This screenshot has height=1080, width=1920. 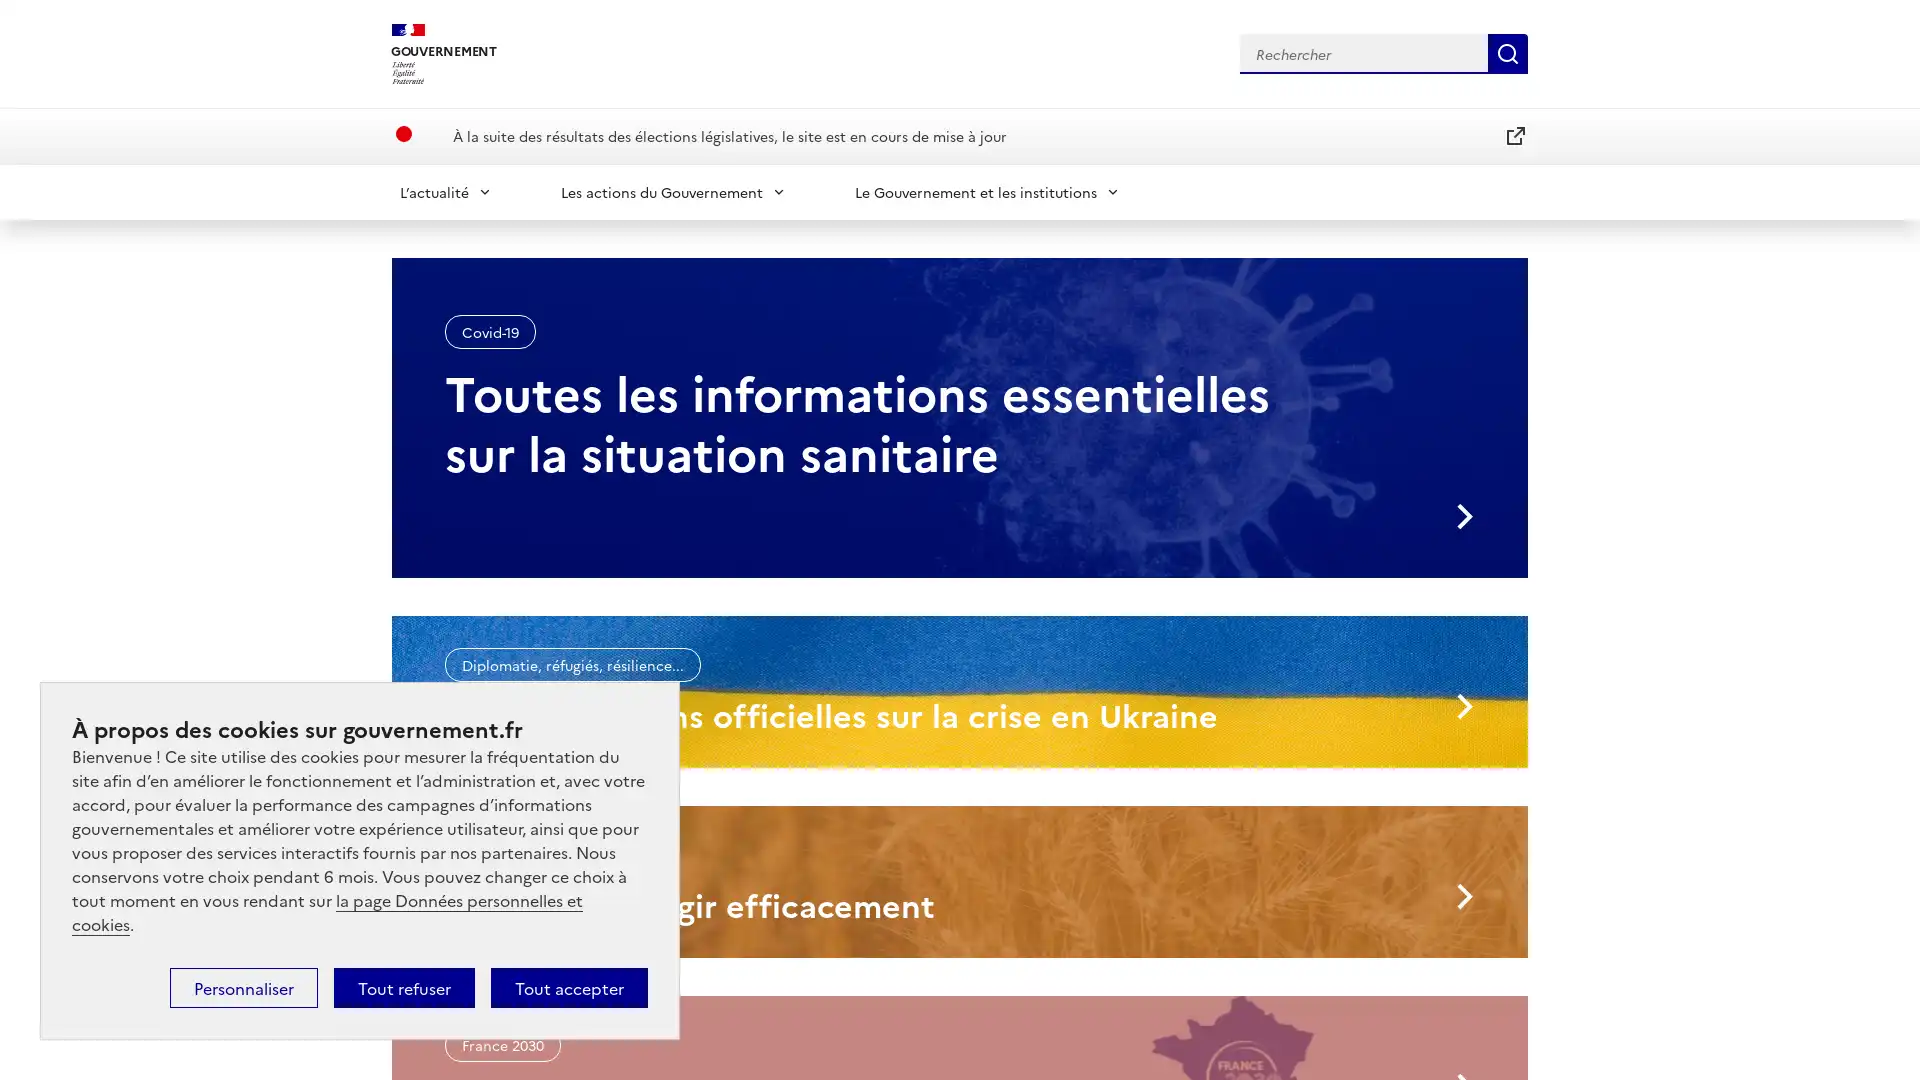 I want to click on Le Gouvernement et les institutions, so click(x=988, y=191).